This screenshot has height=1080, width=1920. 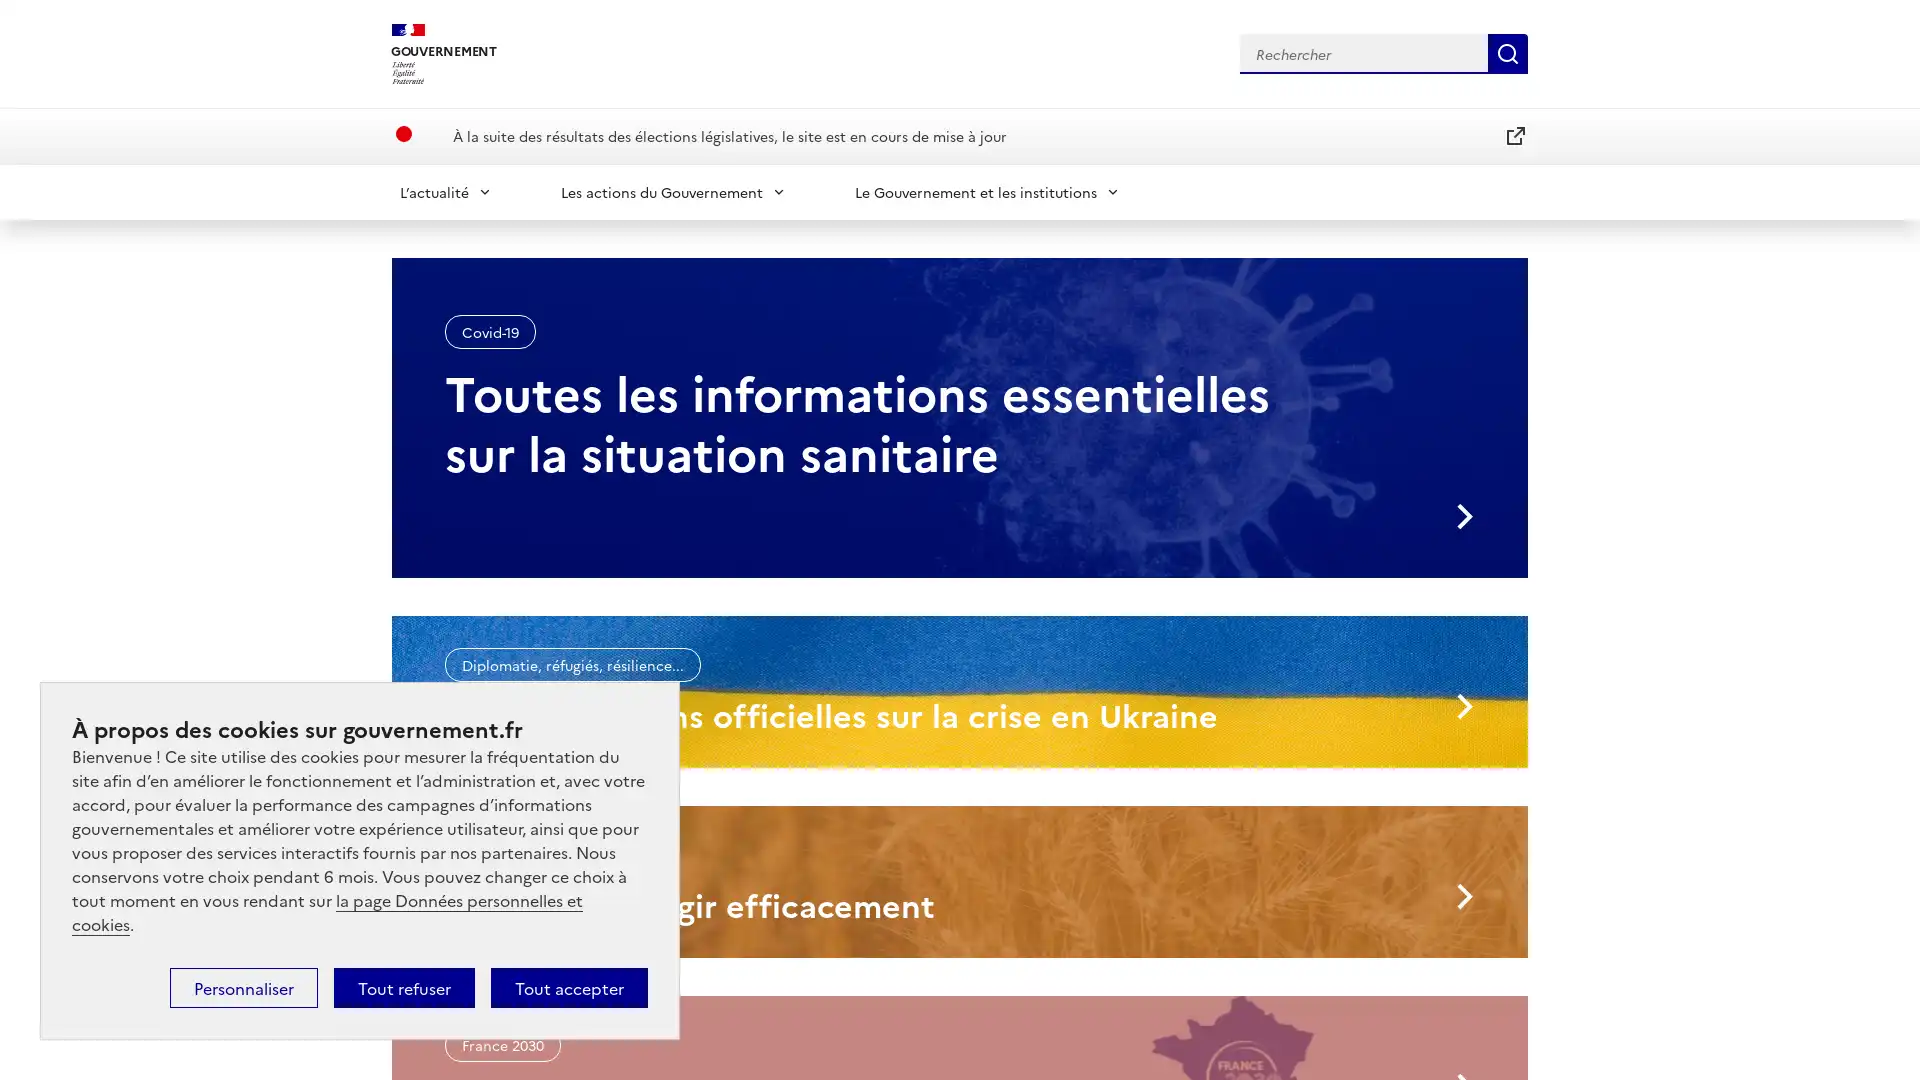 I want to click on Le Gouvernement et les institutions, so click(x=988, y=191).